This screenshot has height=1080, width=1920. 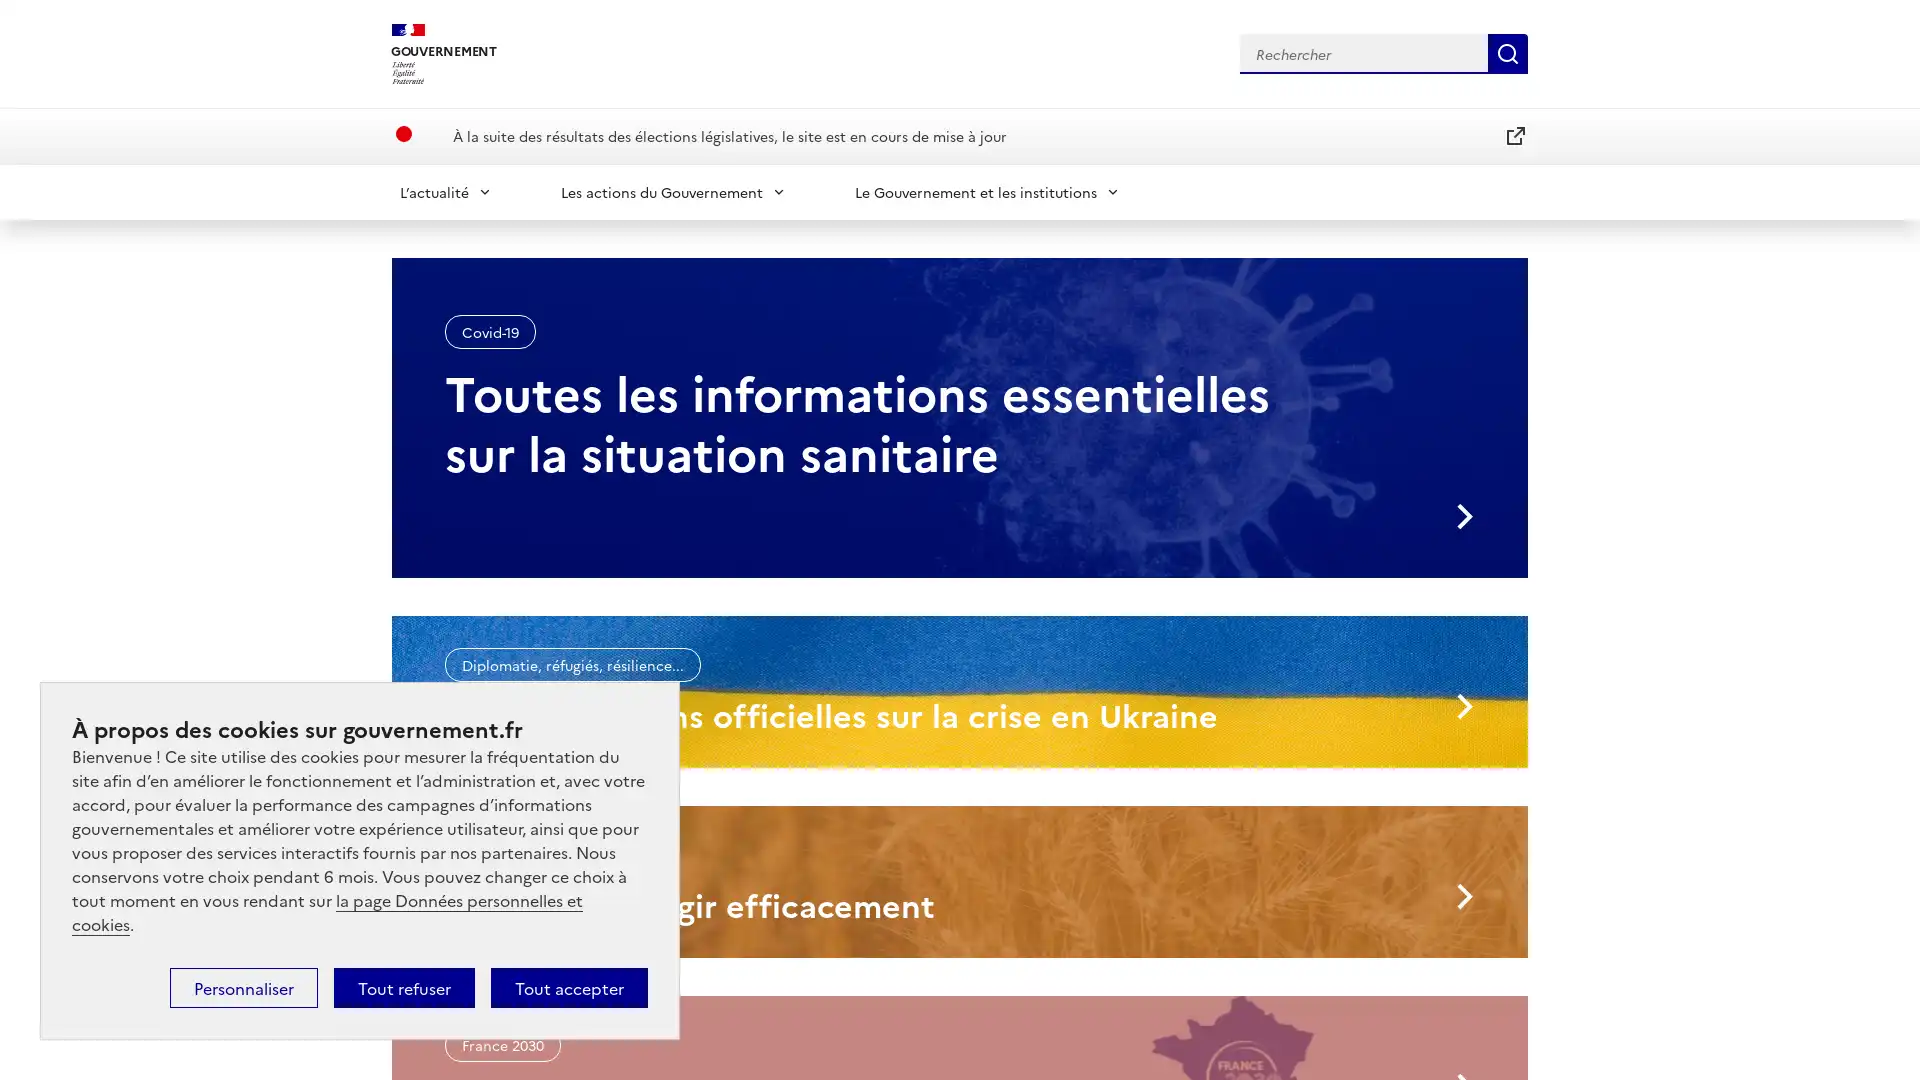 I want to click on Le Gouvernement et les institutions, so click(x=988, y=191).